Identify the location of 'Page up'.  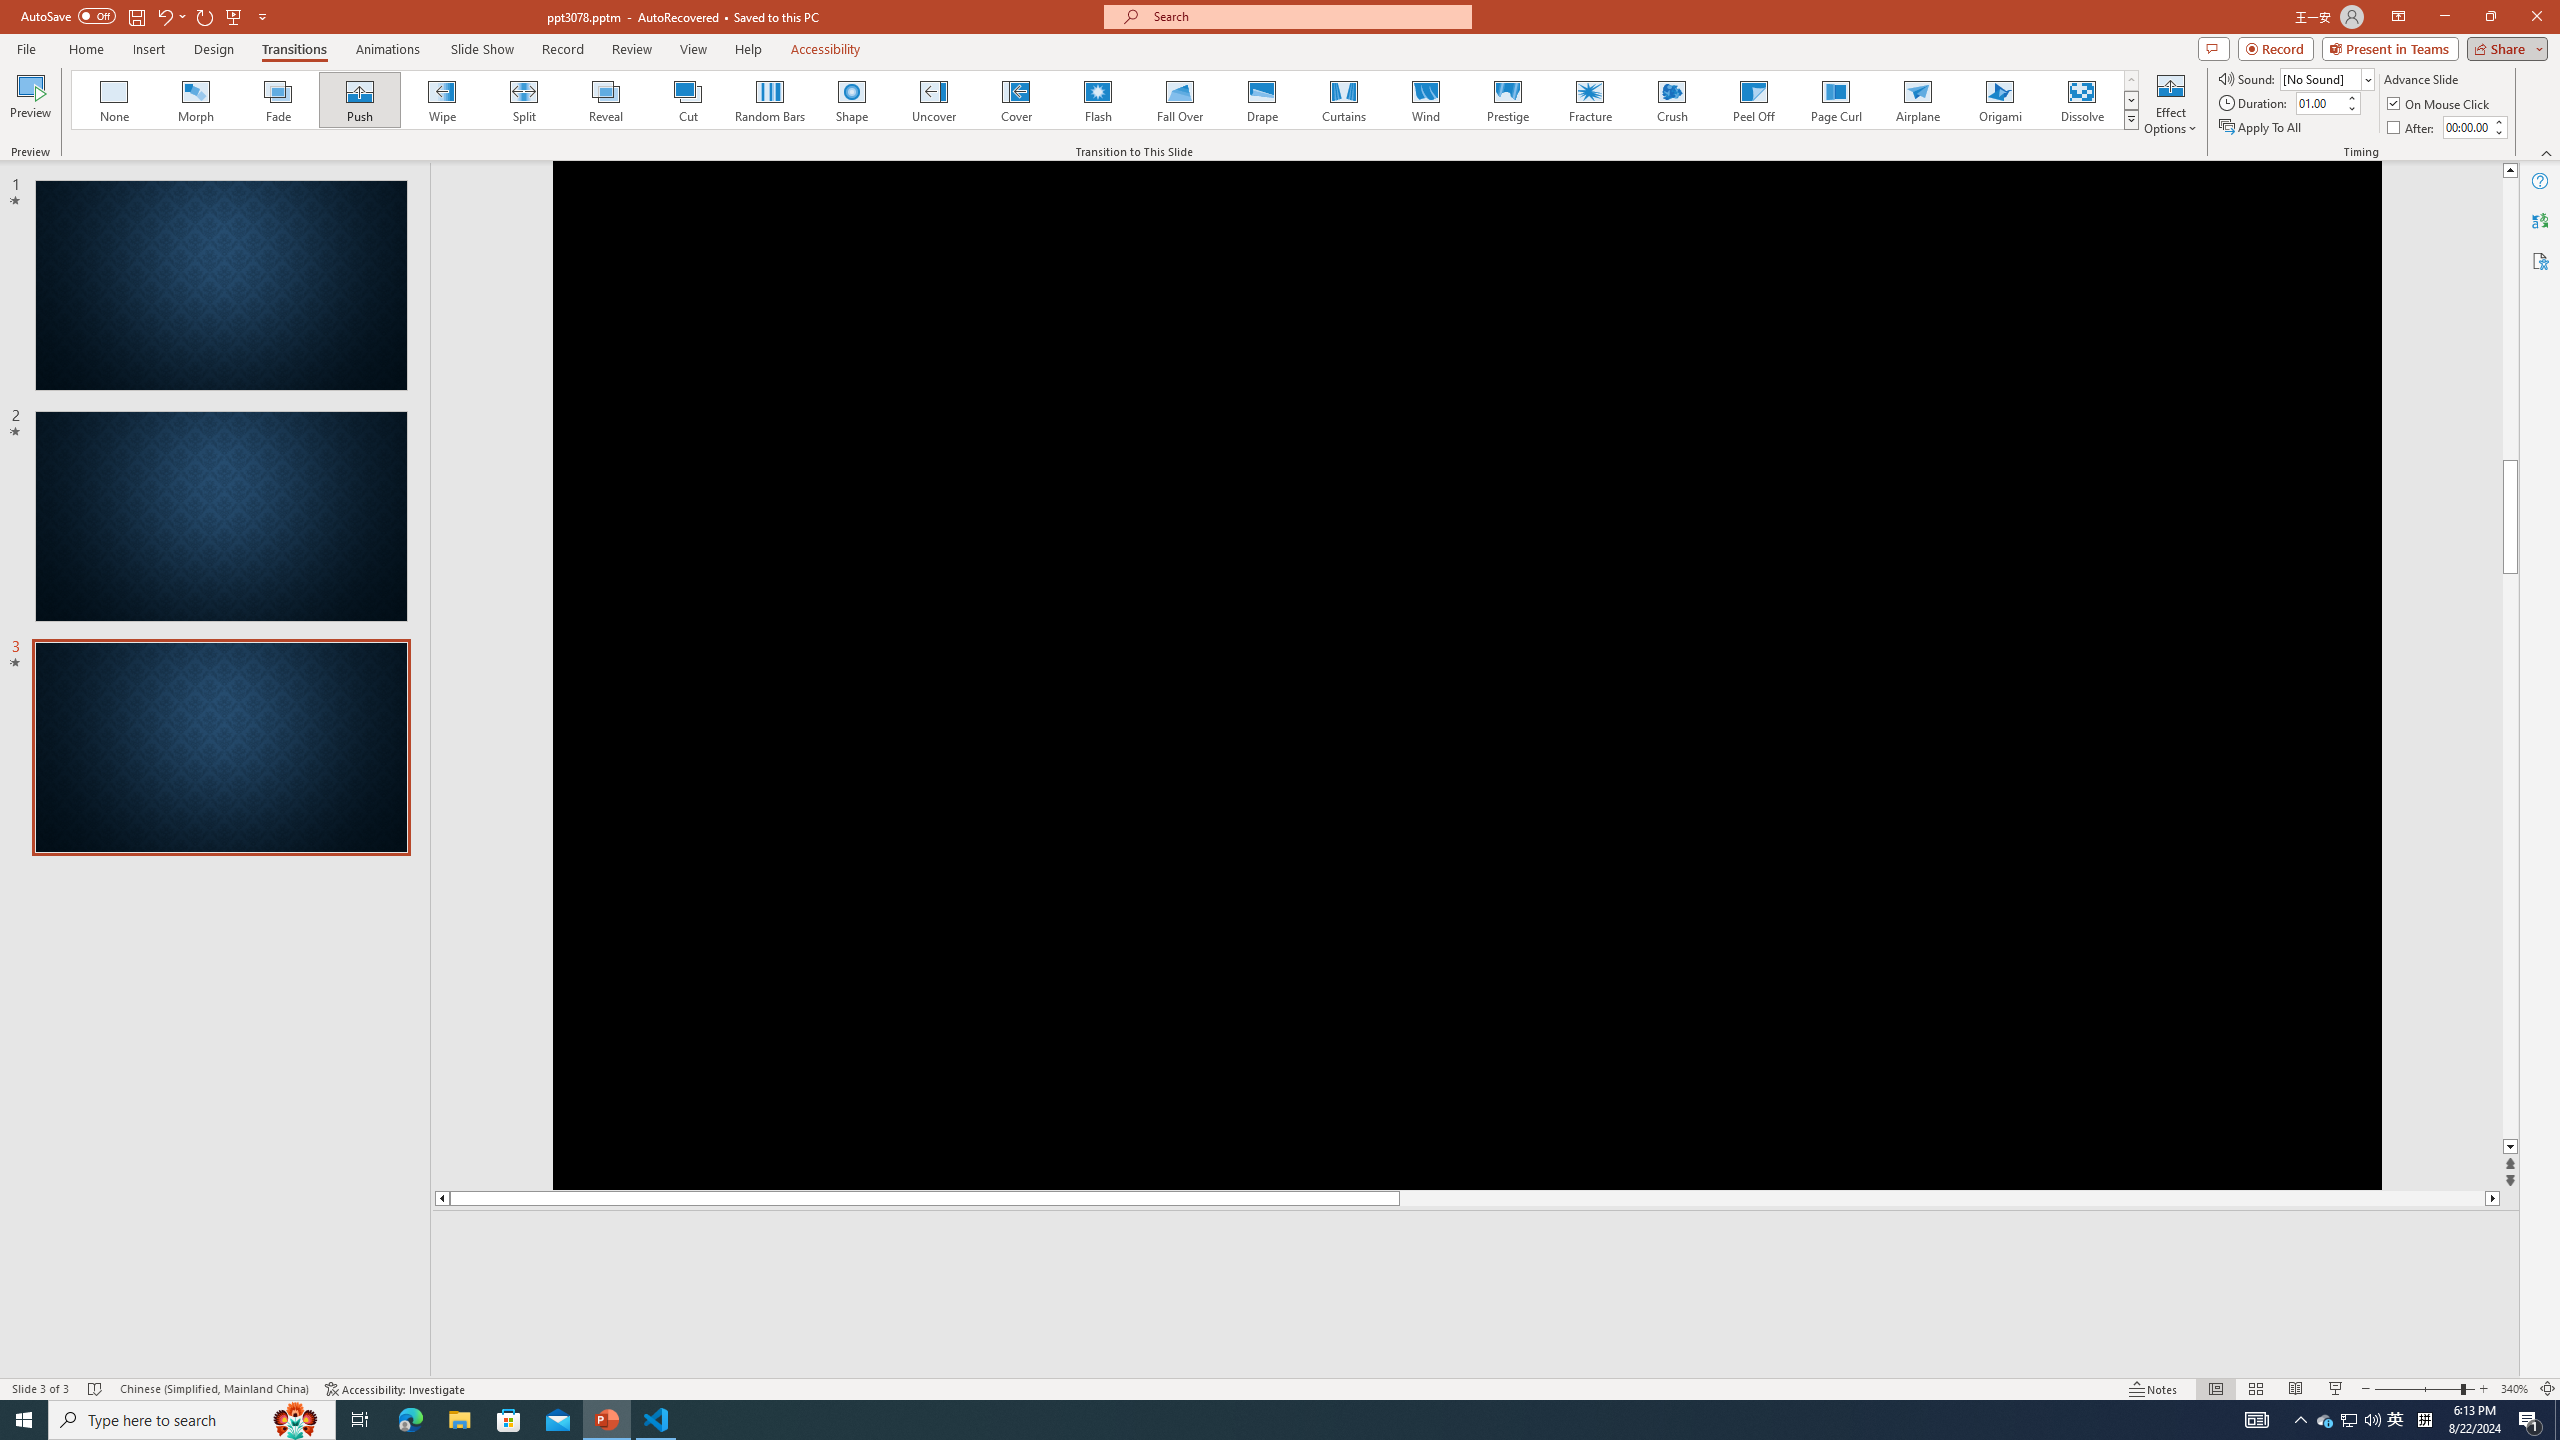
(2510, 459).